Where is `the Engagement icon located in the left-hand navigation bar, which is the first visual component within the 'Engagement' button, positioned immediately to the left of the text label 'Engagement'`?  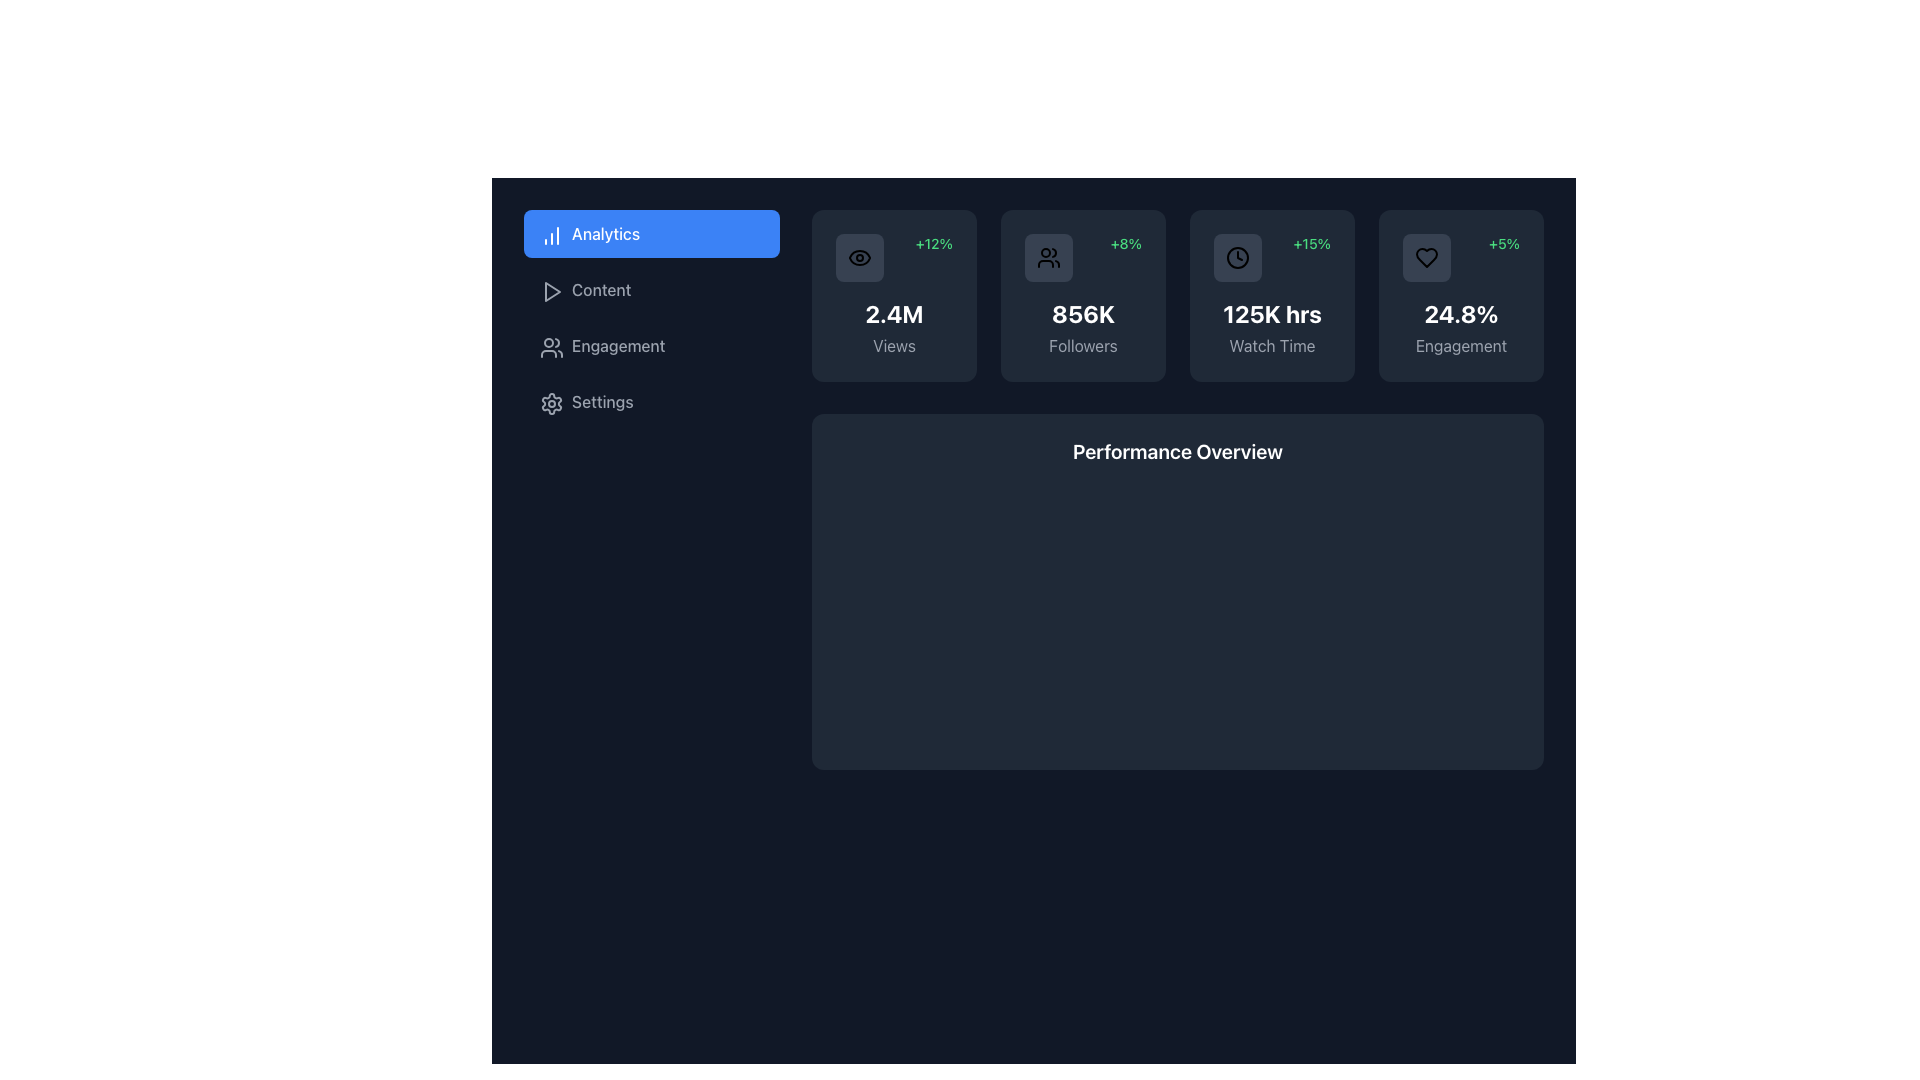
the Engagement icon located in the left-hand navigation bar, which is the first visual component within the 'Engagement' button, positioned immediately to the left of the text label 'Engagement' is located at coordinates (550, 345).